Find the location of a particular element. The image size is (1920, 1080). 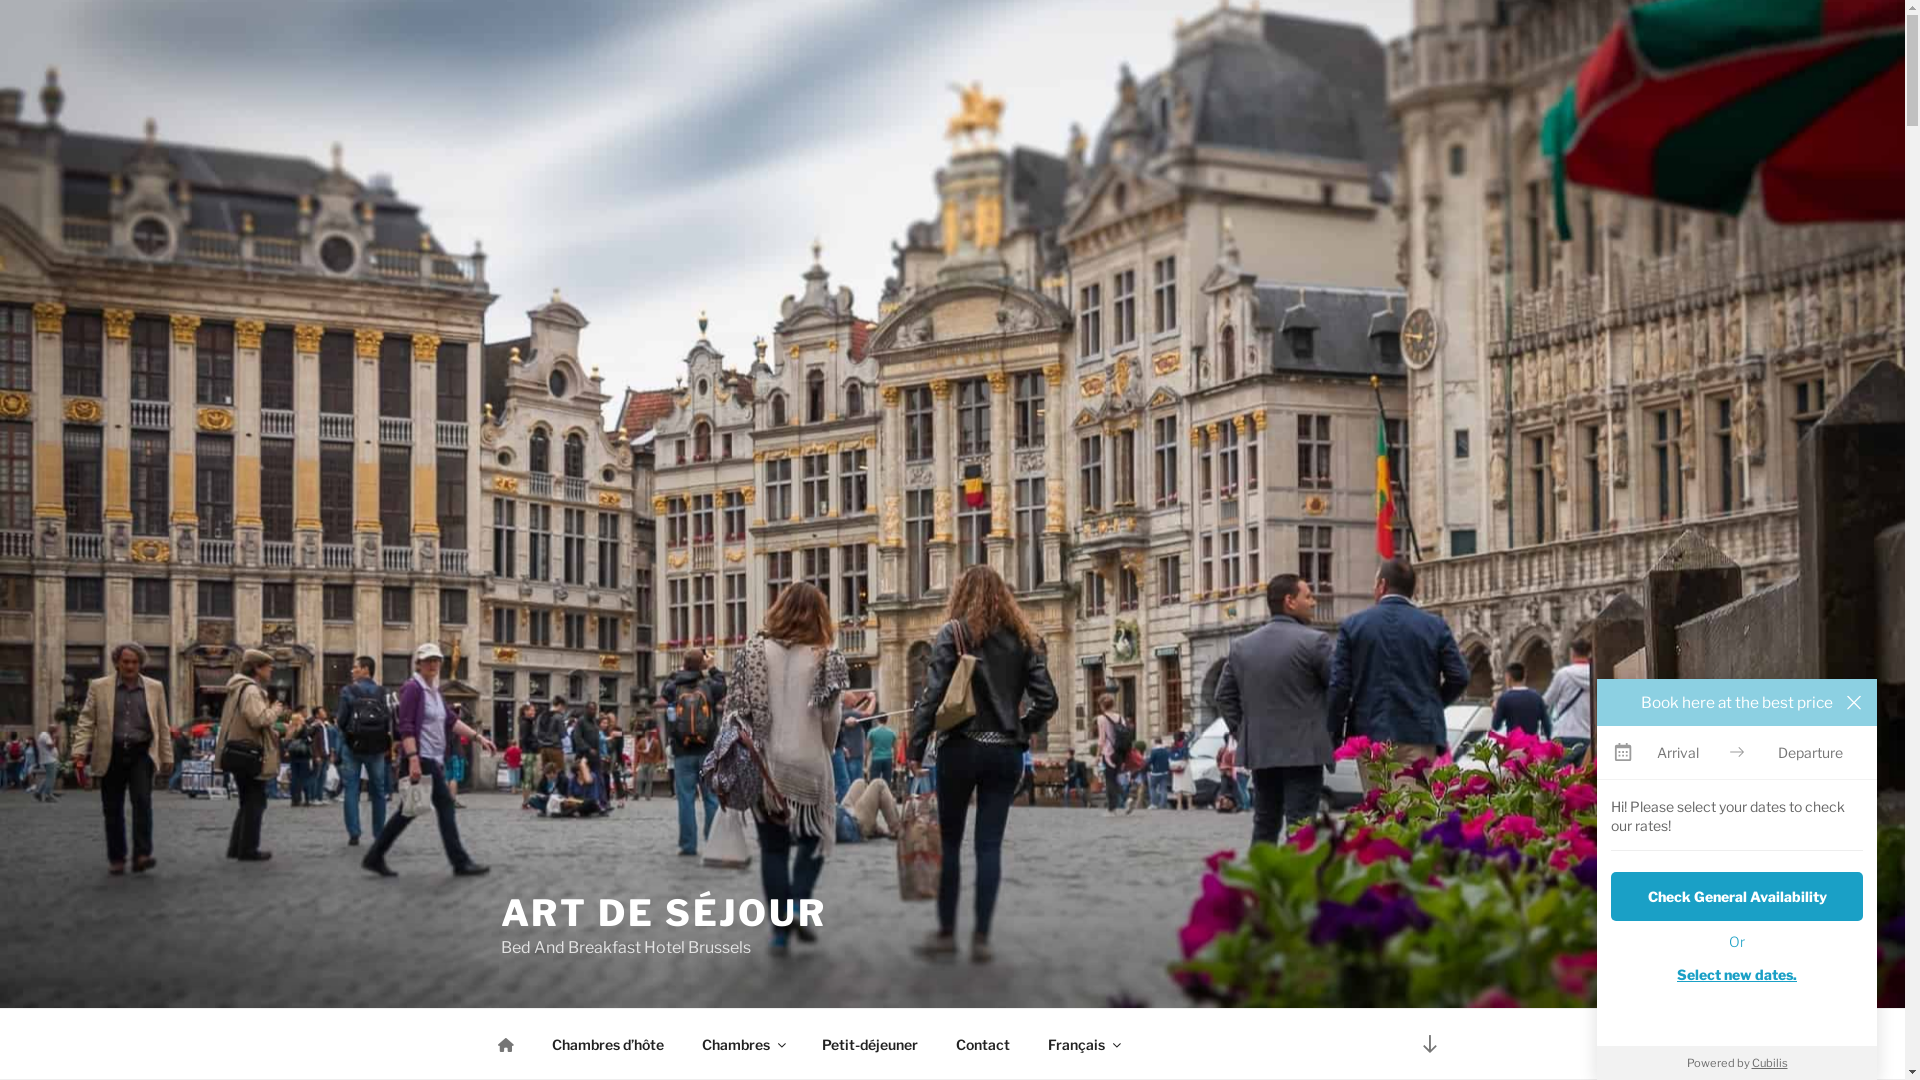

'Chambres' is located at coordinates (741, 1043).